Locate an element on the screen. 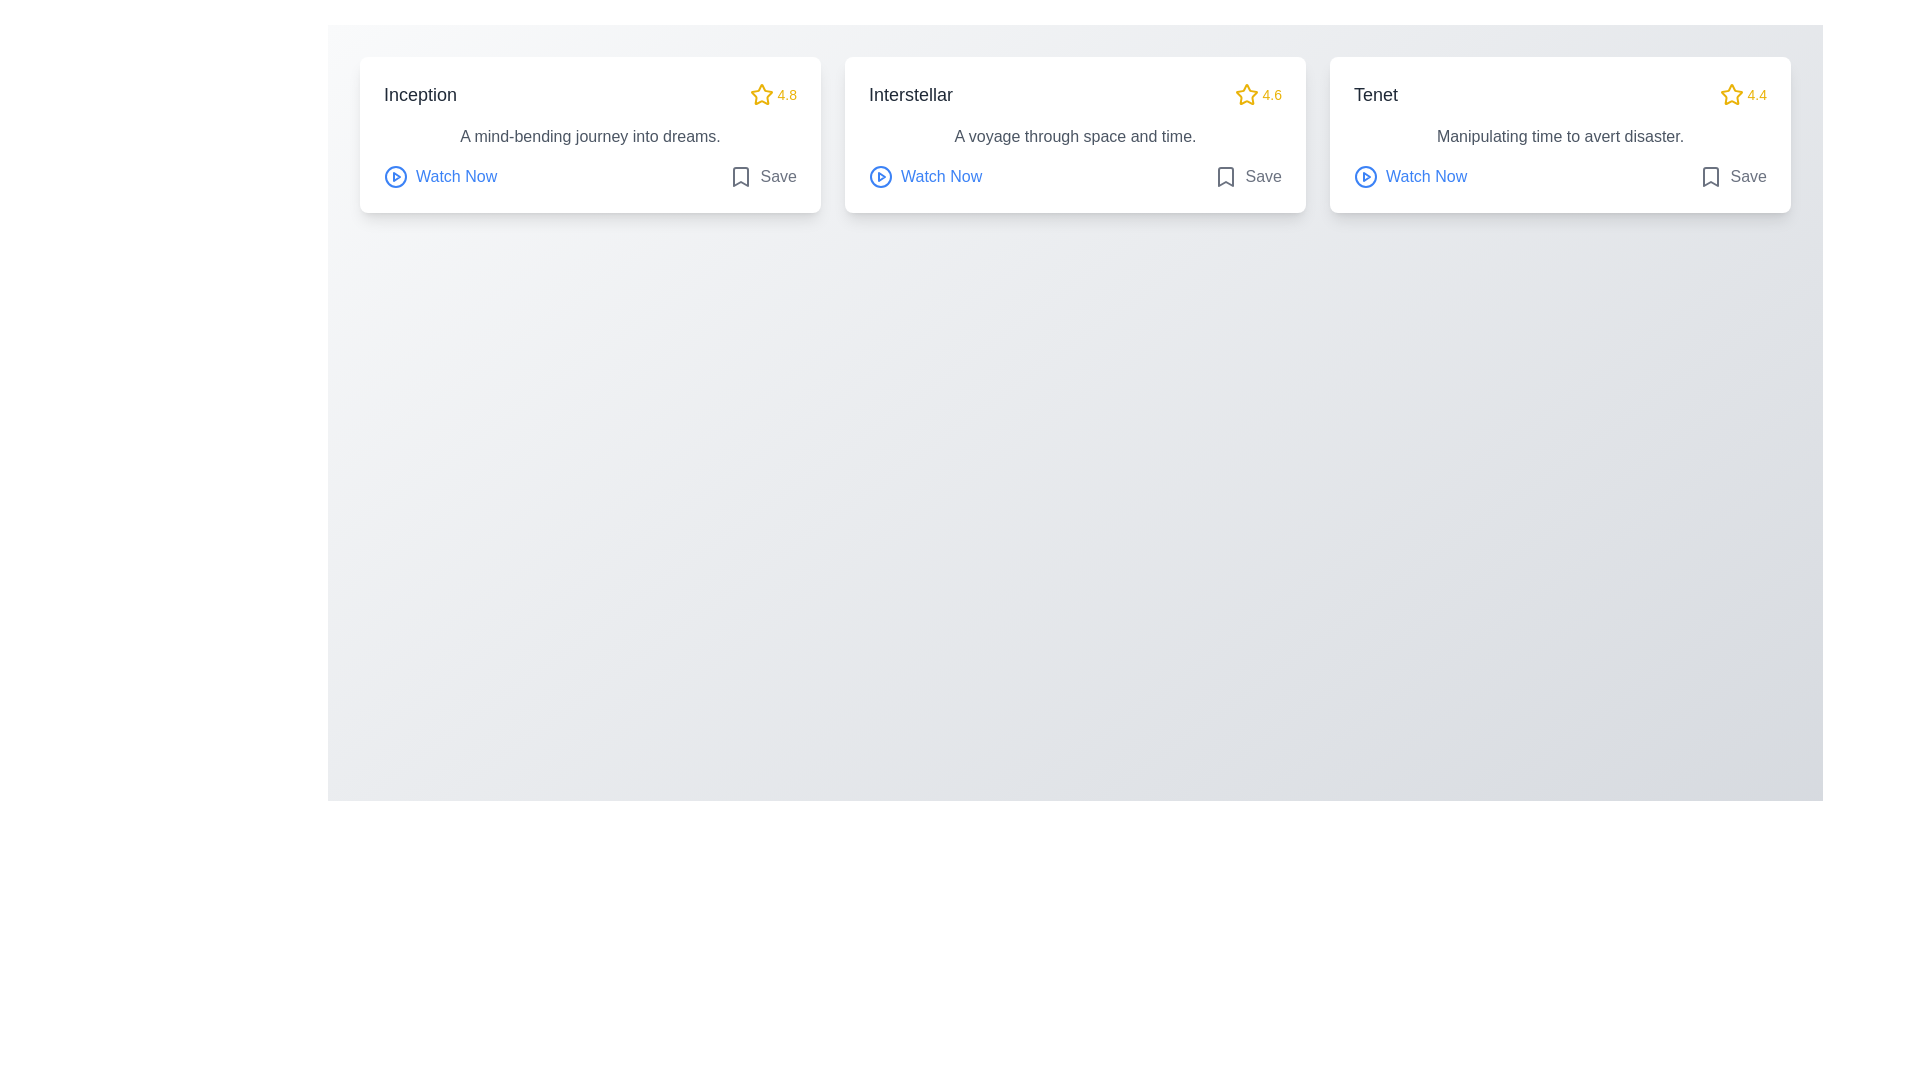  the movie rating text for 'Tenet', which is positioned to the right of the yellow star icon in the top right of the card is located at coordinates (1756, 95).